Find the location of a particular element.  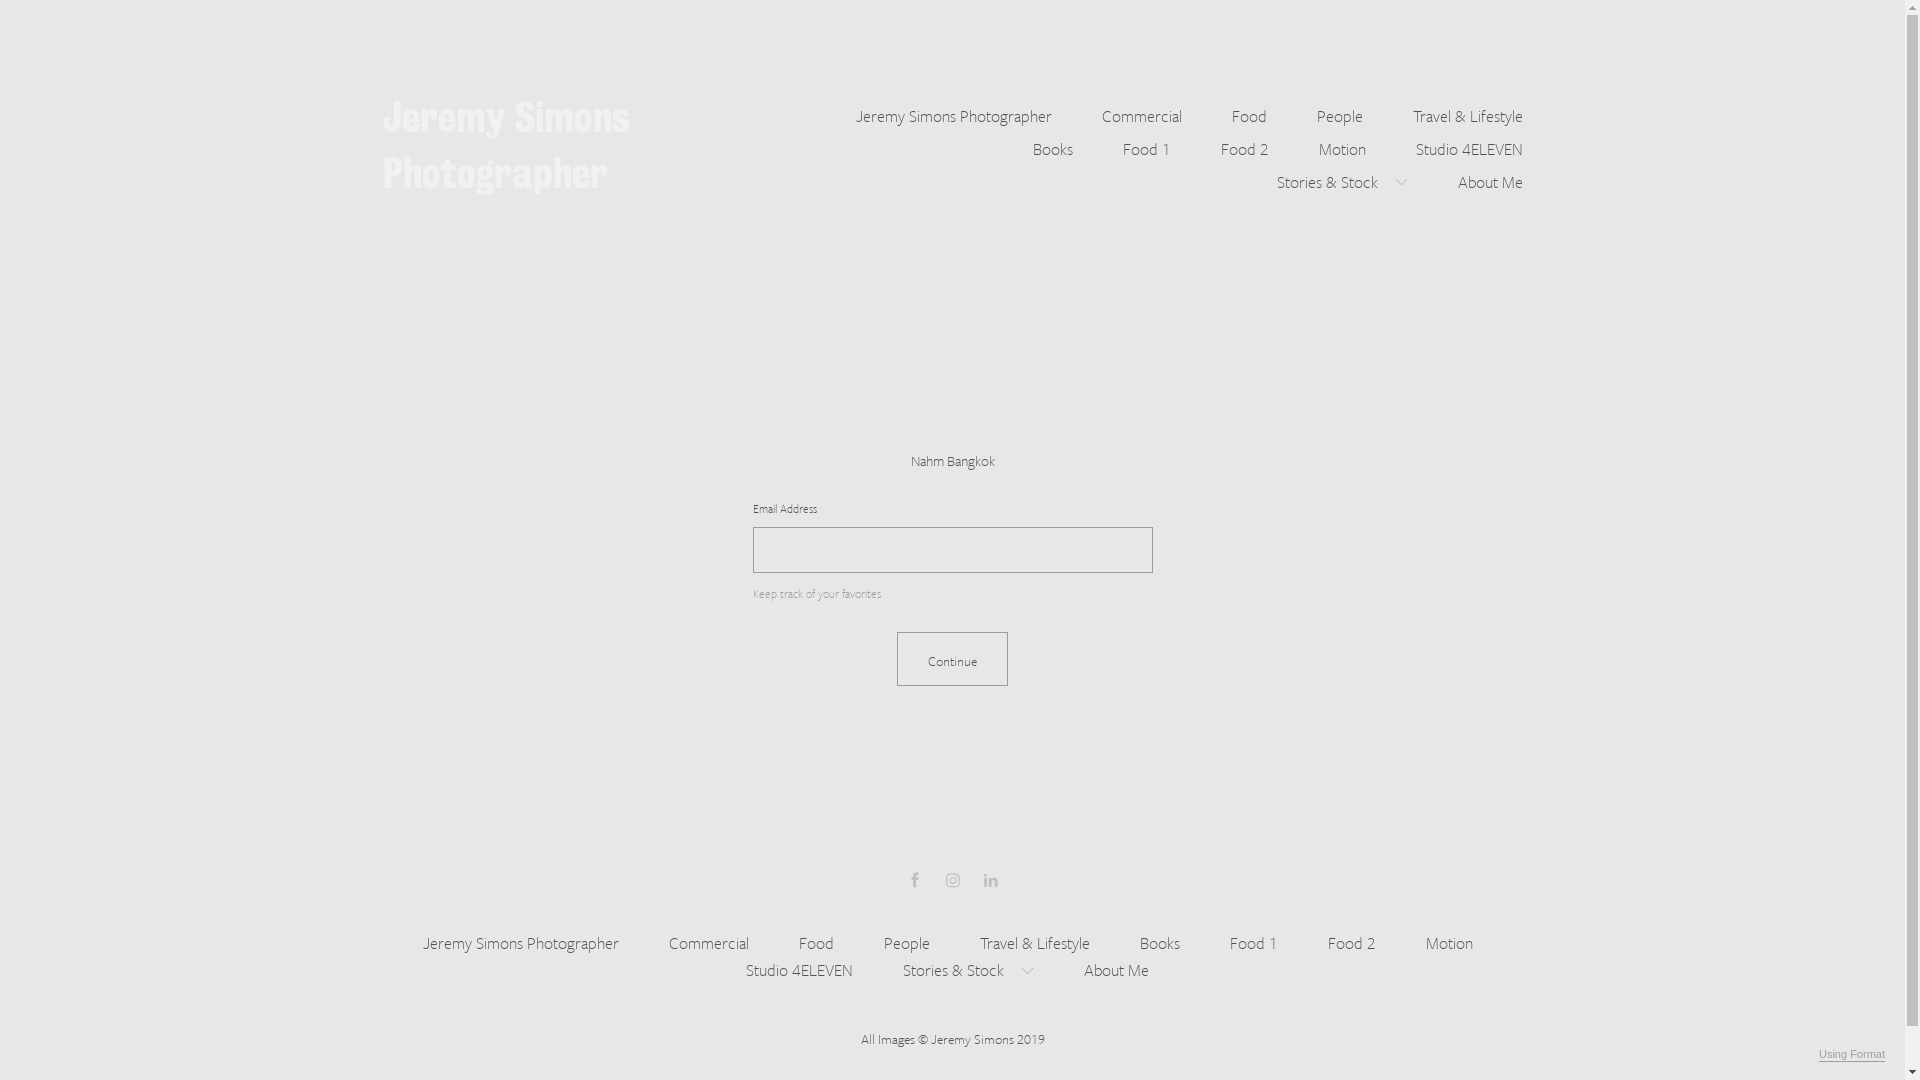

'Stories & Stock' is located at coordinates (1275, 178).